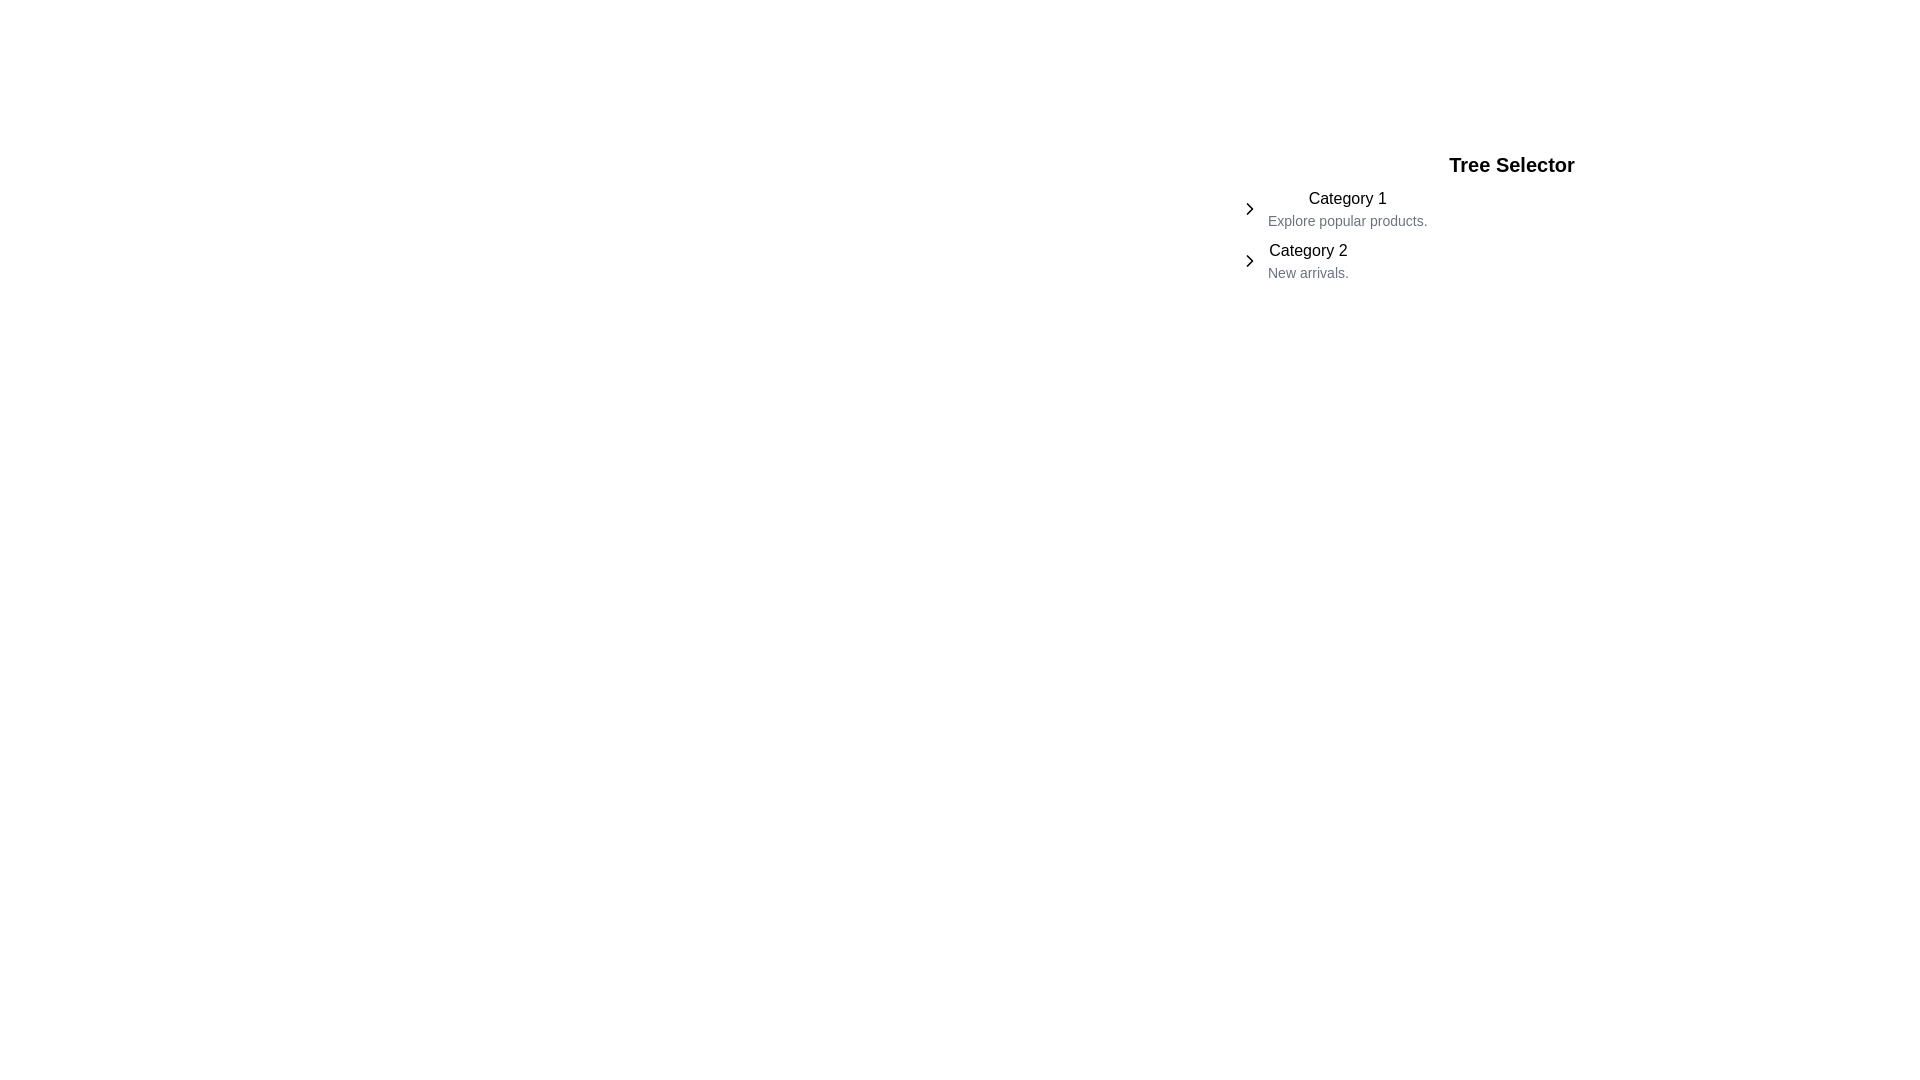  I want to click on the right-facing chevron icon located to the left of the text labeled 'Category 2', so click(1248, 260).